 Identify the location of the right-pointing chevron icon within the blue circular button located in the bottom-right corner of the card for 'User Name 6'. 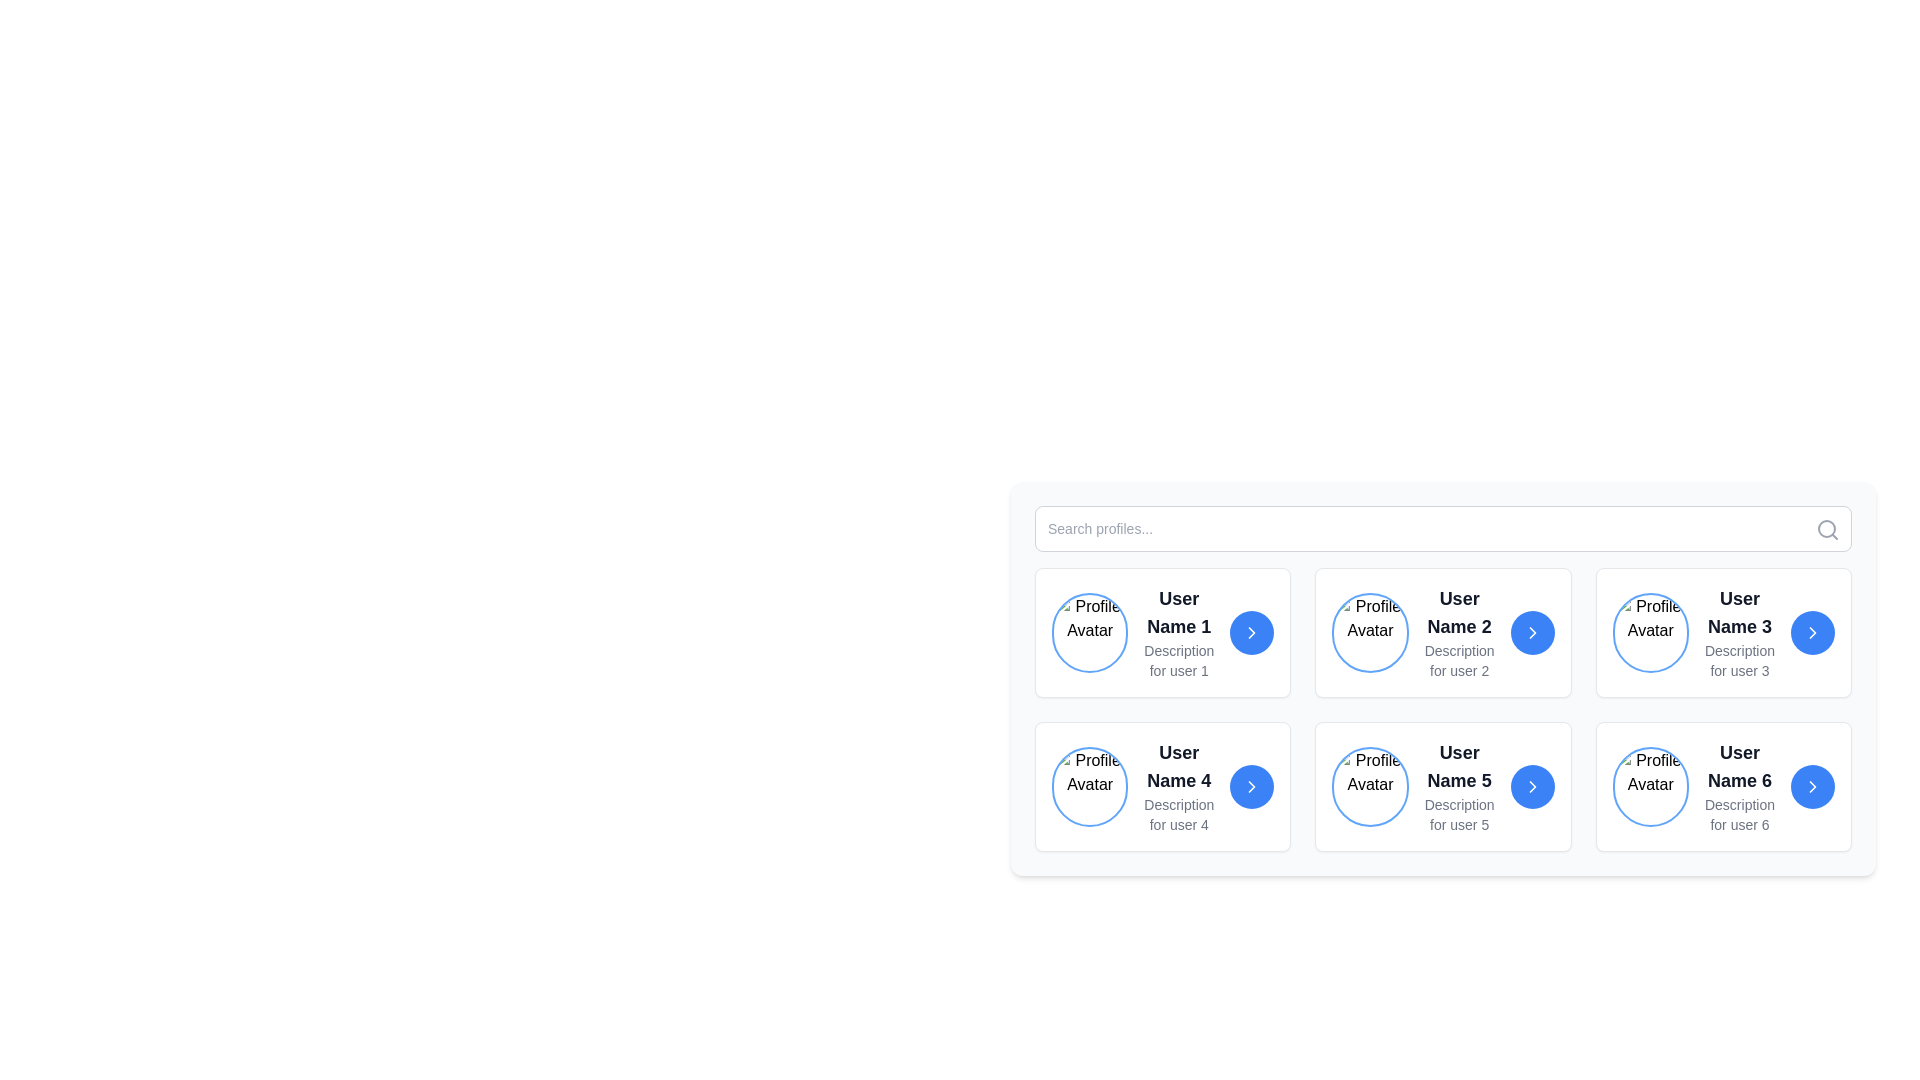
(1813, 785).